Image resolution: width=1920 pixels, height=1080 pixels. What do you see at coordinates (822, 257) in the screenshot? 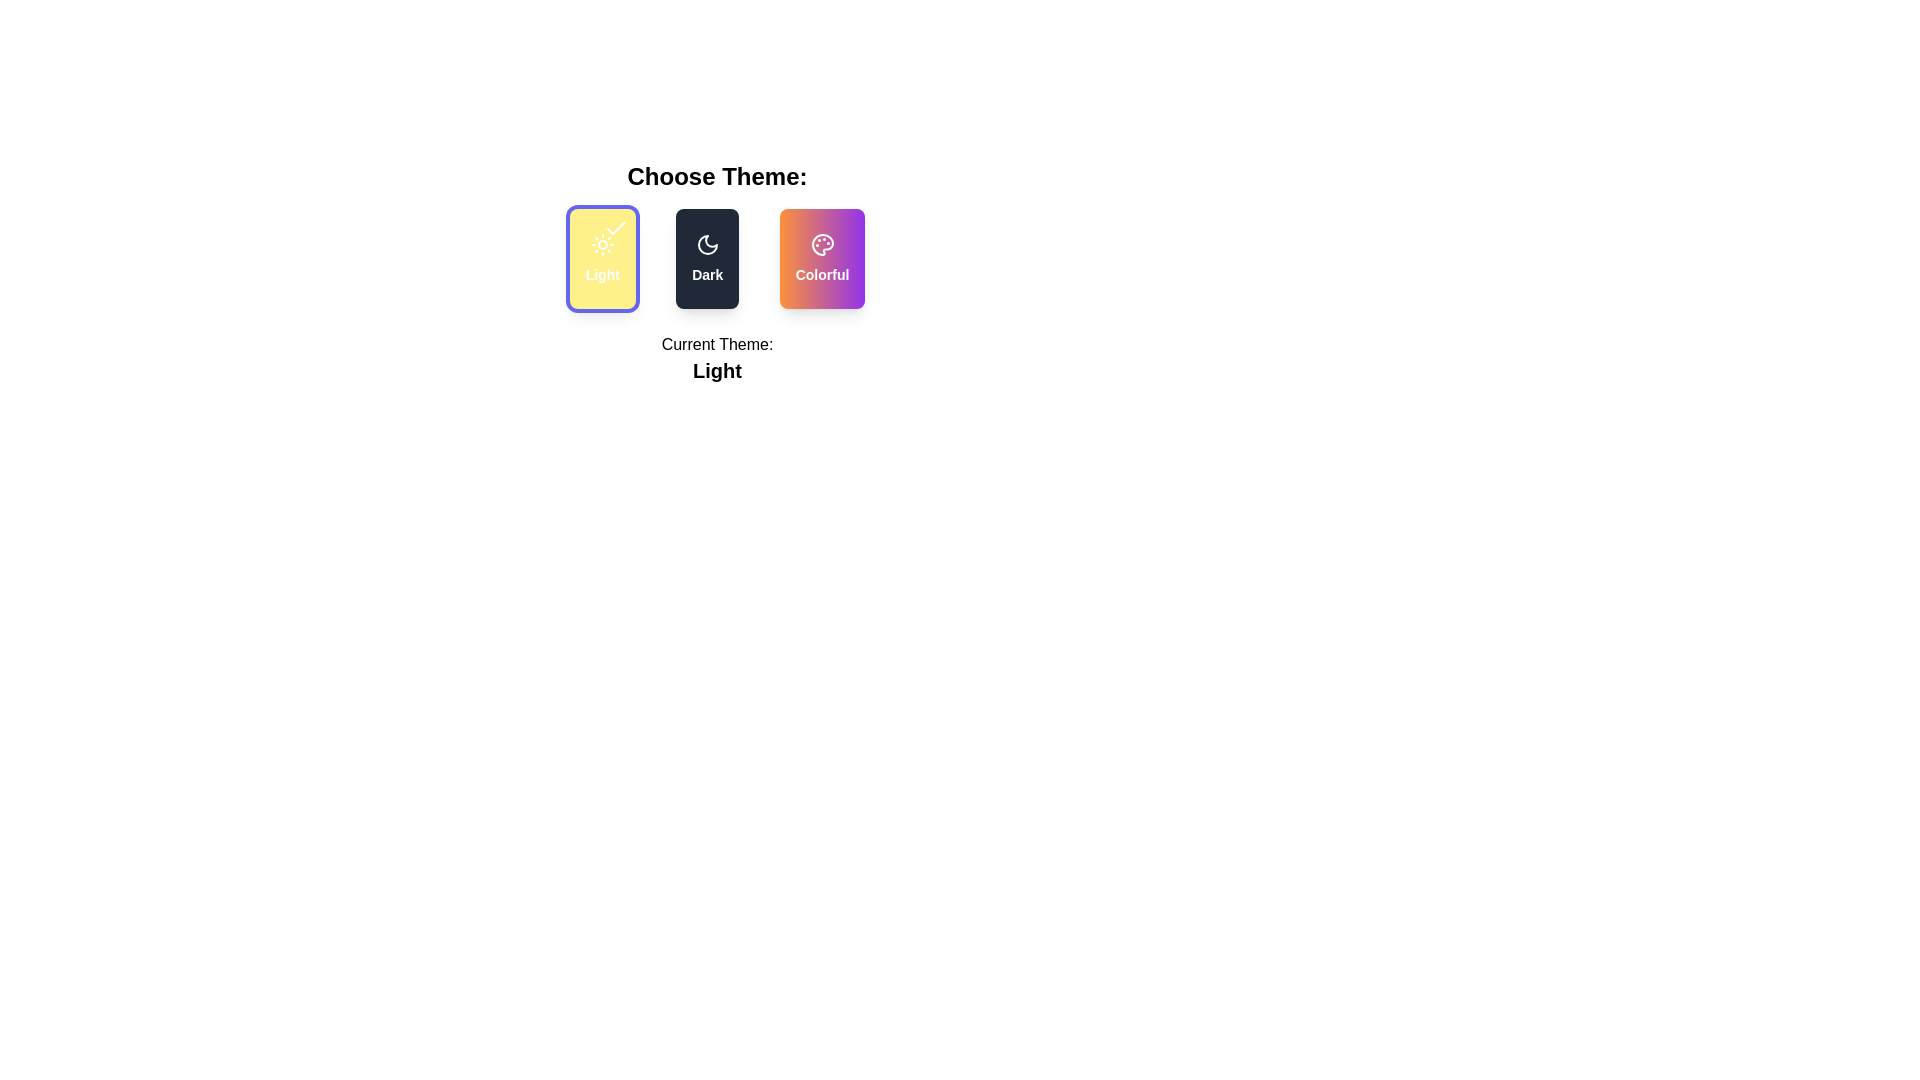
I see `the theme by clicking on the corresponding button for Colorful` at bounding box center [822, 257].